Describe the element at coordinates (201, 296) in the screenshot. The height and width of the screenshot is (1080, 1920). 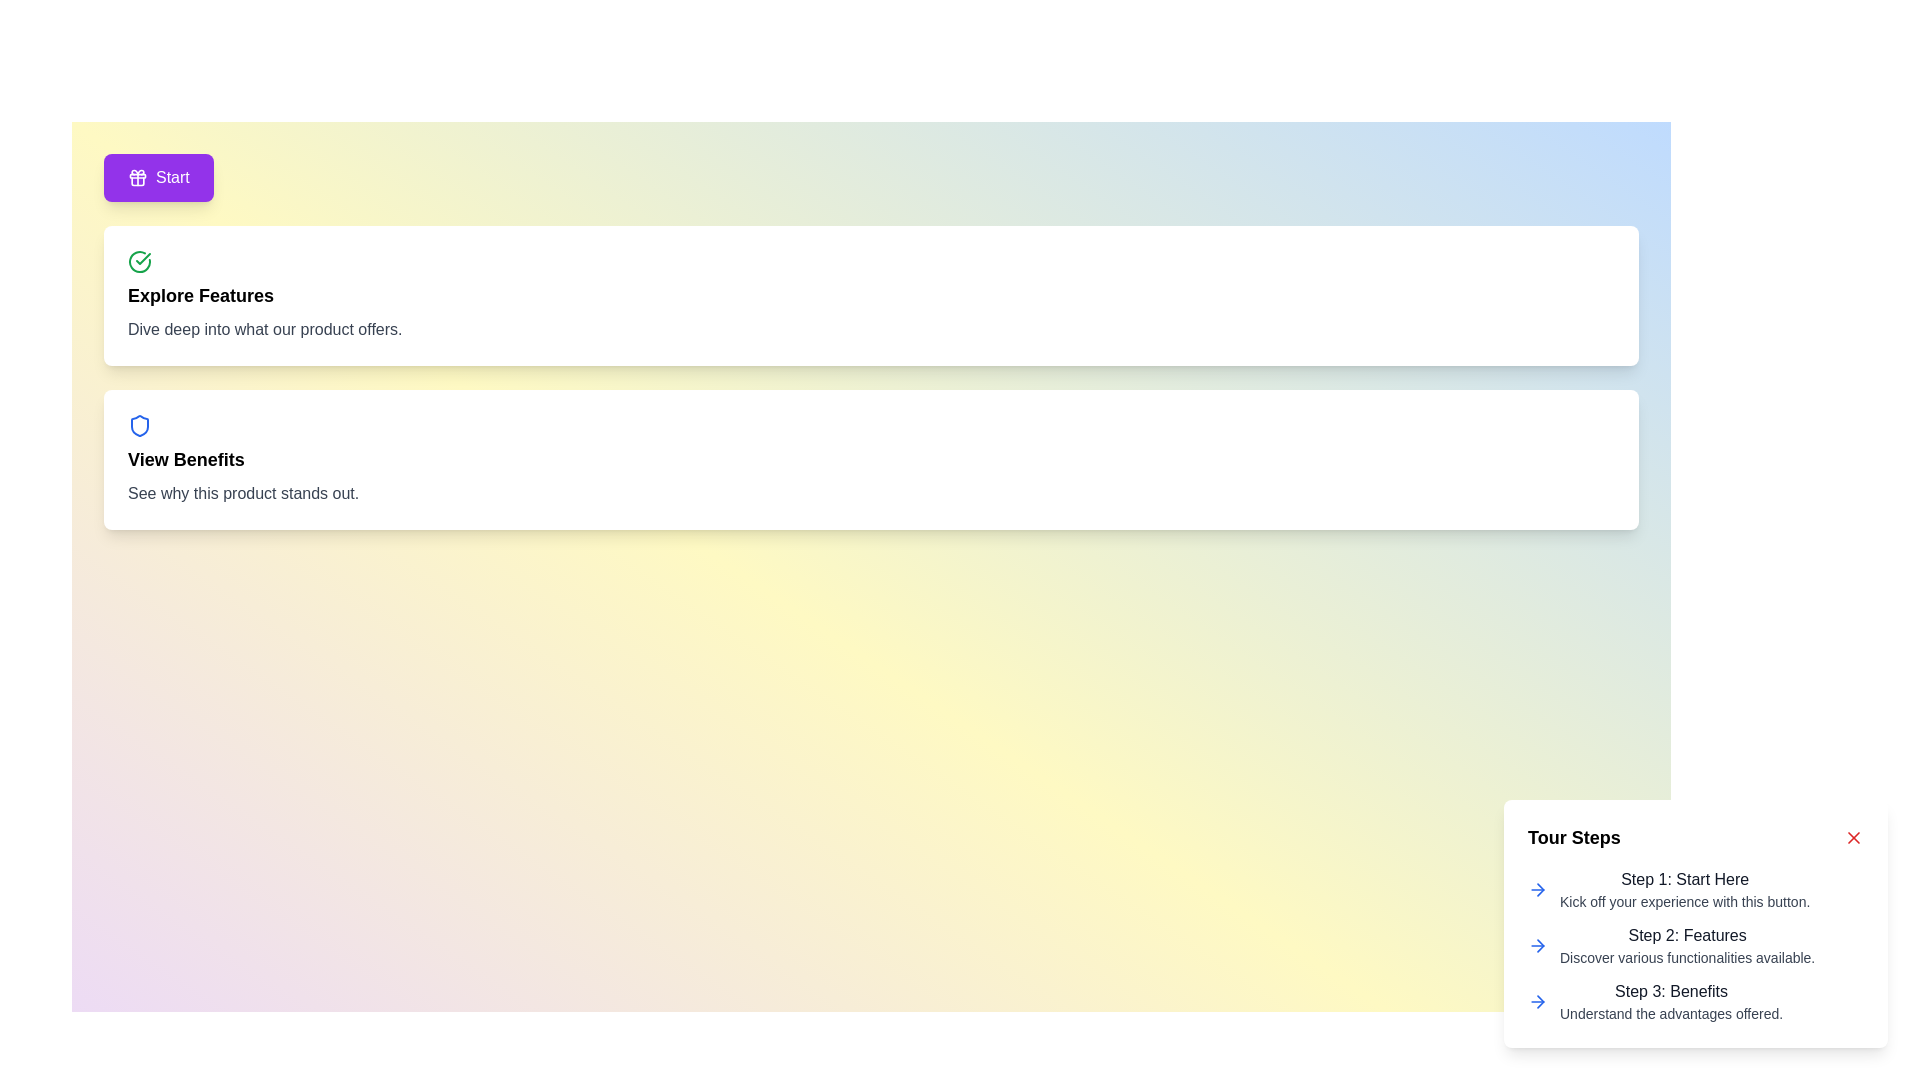
I see `text content of the header label located within the card, which is positioned below a green checkmark icon and above the description text` at that location.